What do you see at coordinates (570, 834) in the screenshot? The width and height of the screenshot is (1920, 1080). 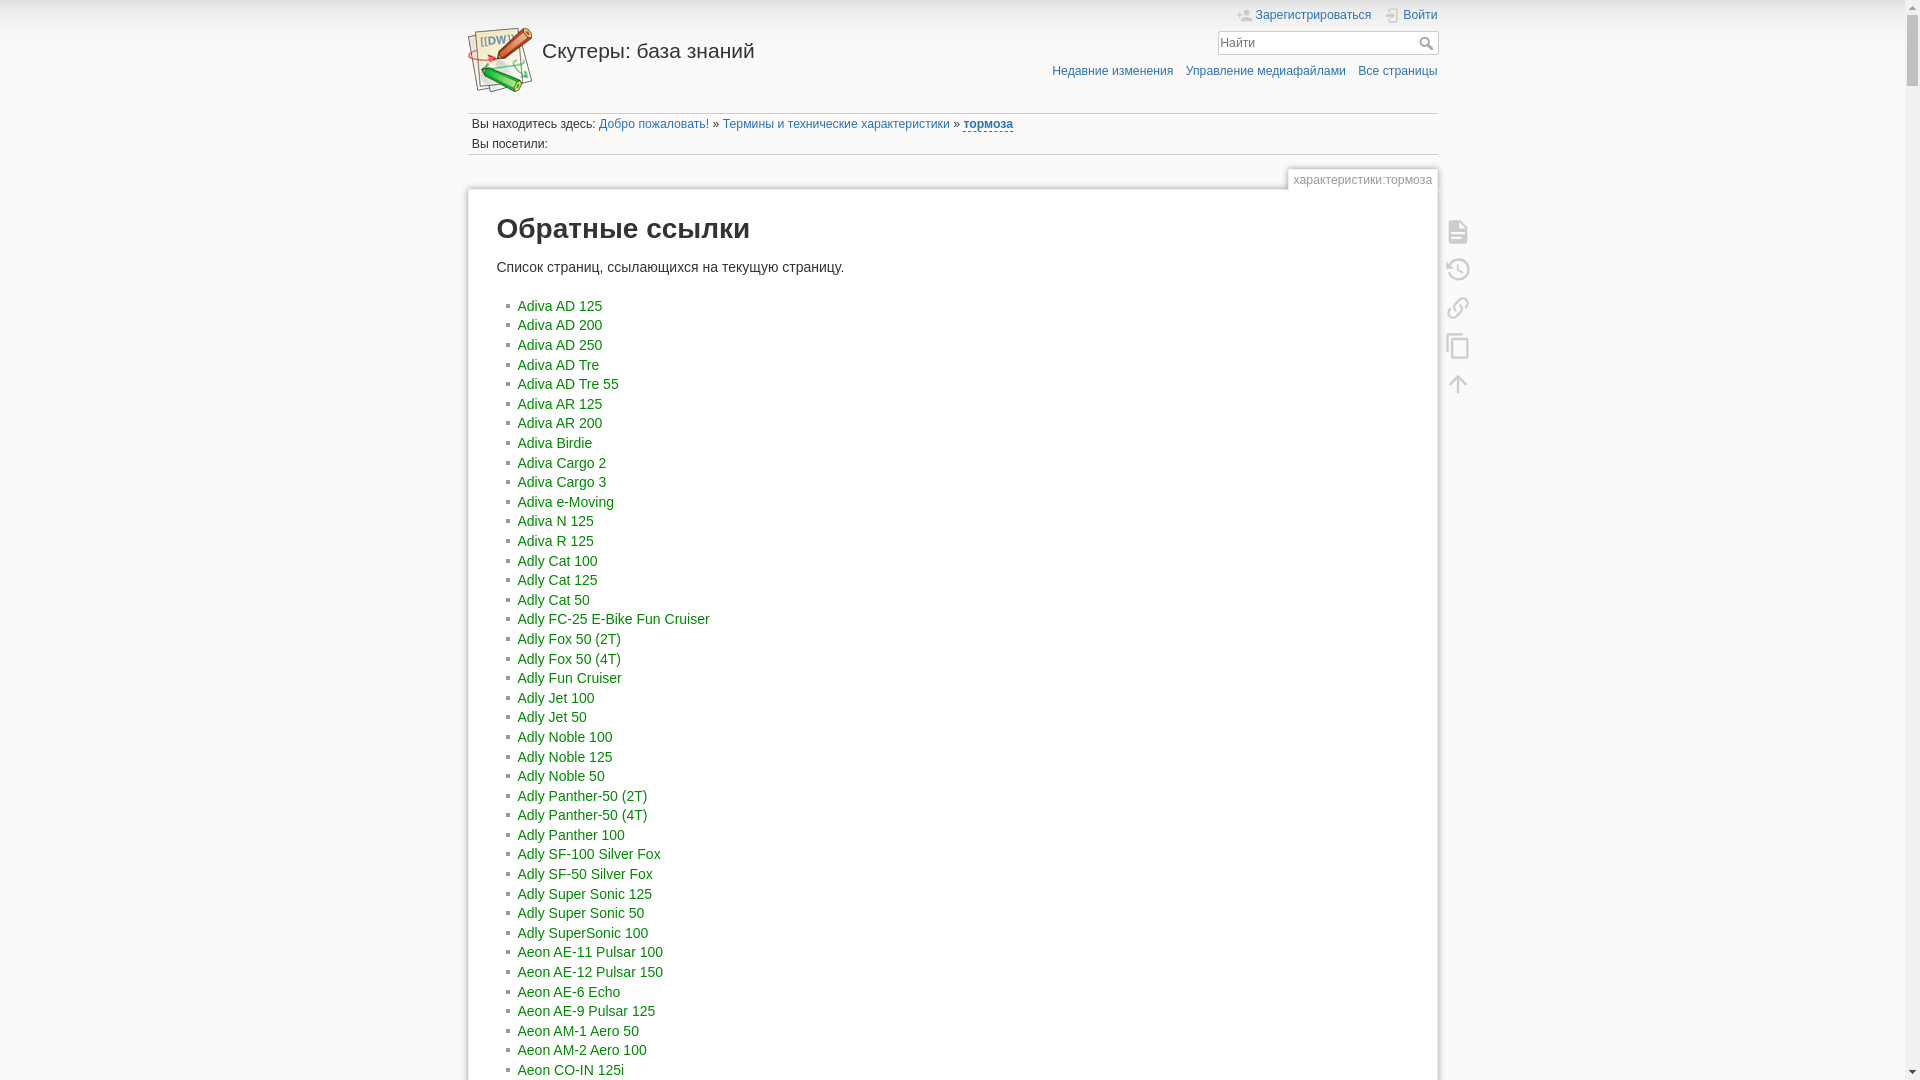 I see `'Adly Panther 100'` at bounding box center [570, 834].